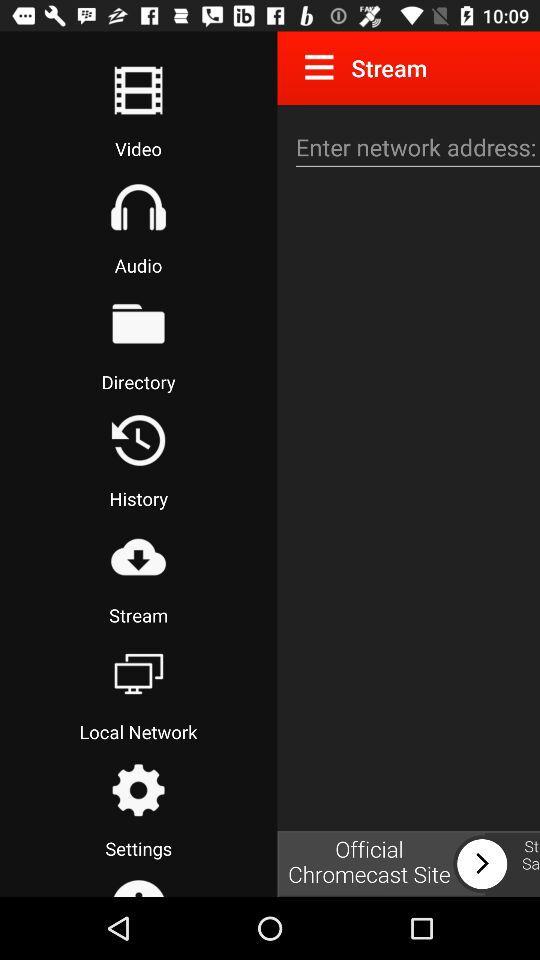 The image size is (540, 960). I want to click on history, so click(137, 440).